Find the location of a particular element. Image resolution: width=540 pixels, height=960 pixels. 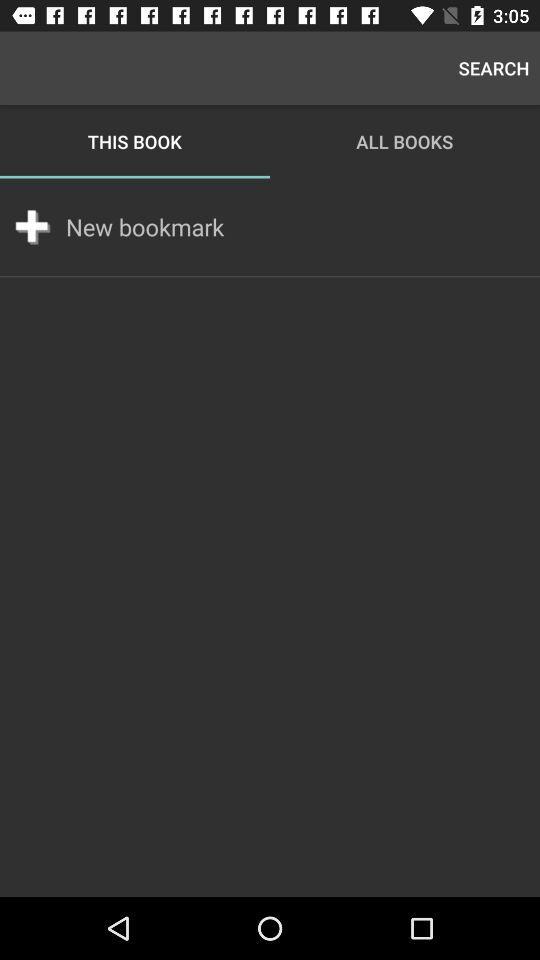

app next to the new bookmark is located at coordinates (31, 227).